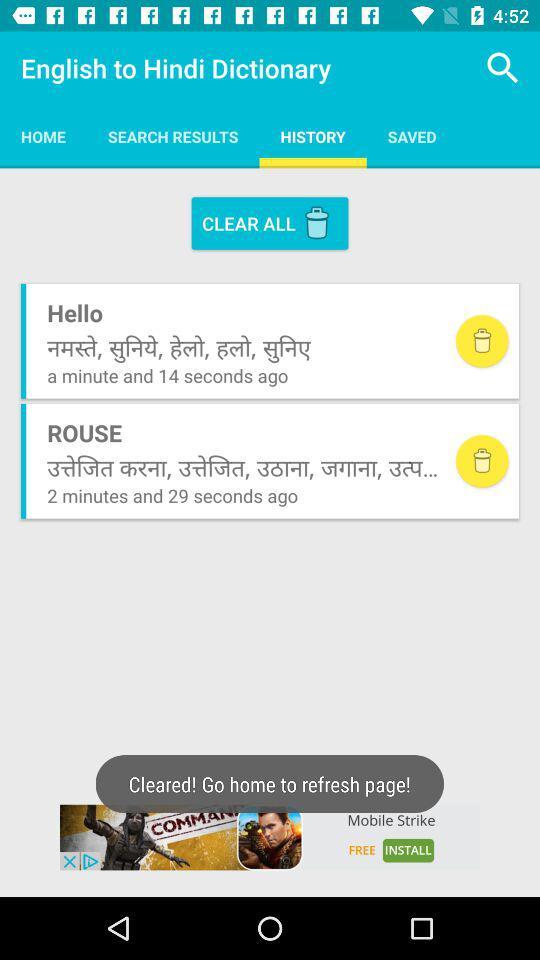  I want to click on english hindi dictionary, so click(270, 837).